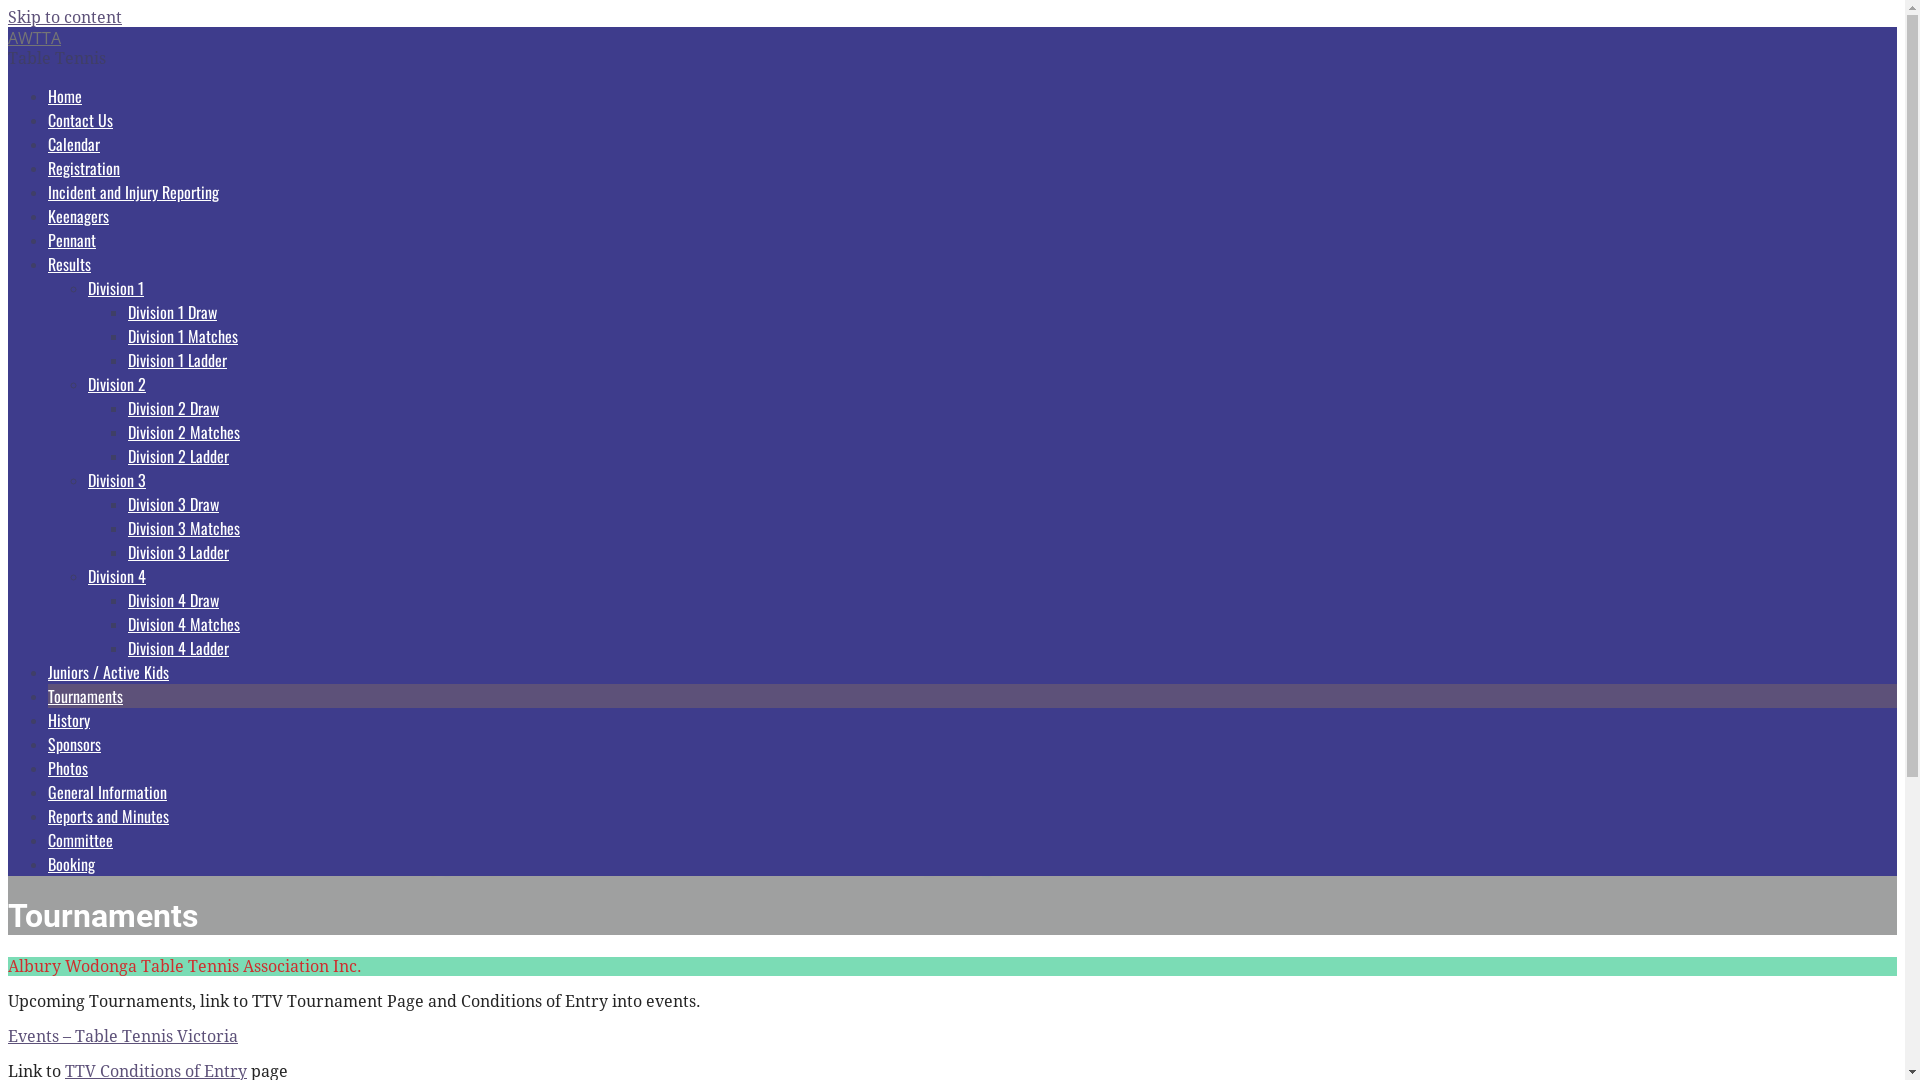  What do you see at coordinates (68, 720) in the screenshot?
I see `'History'` at bounding box center [68, 720].